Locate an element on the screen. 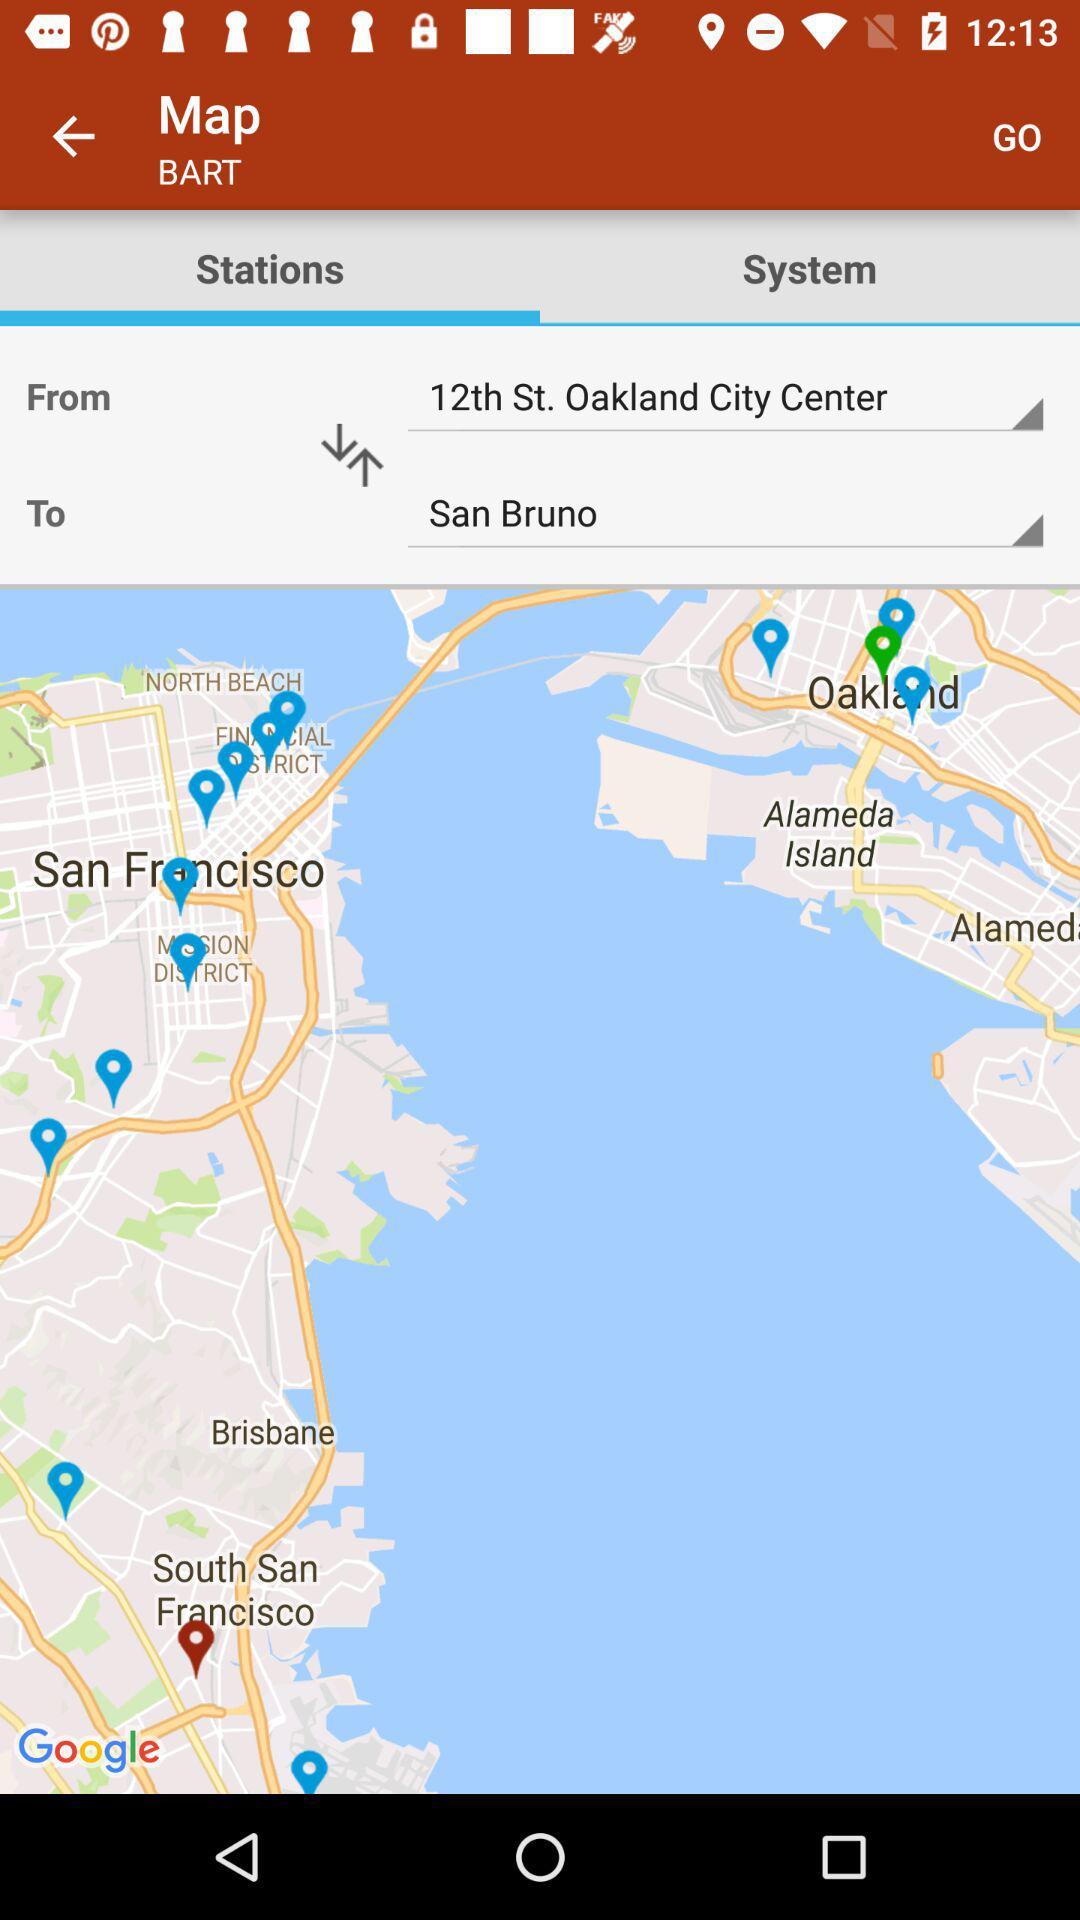 This screenshot has height=1920, width=1080. switch from and to location is located at coordinates (351, 454).